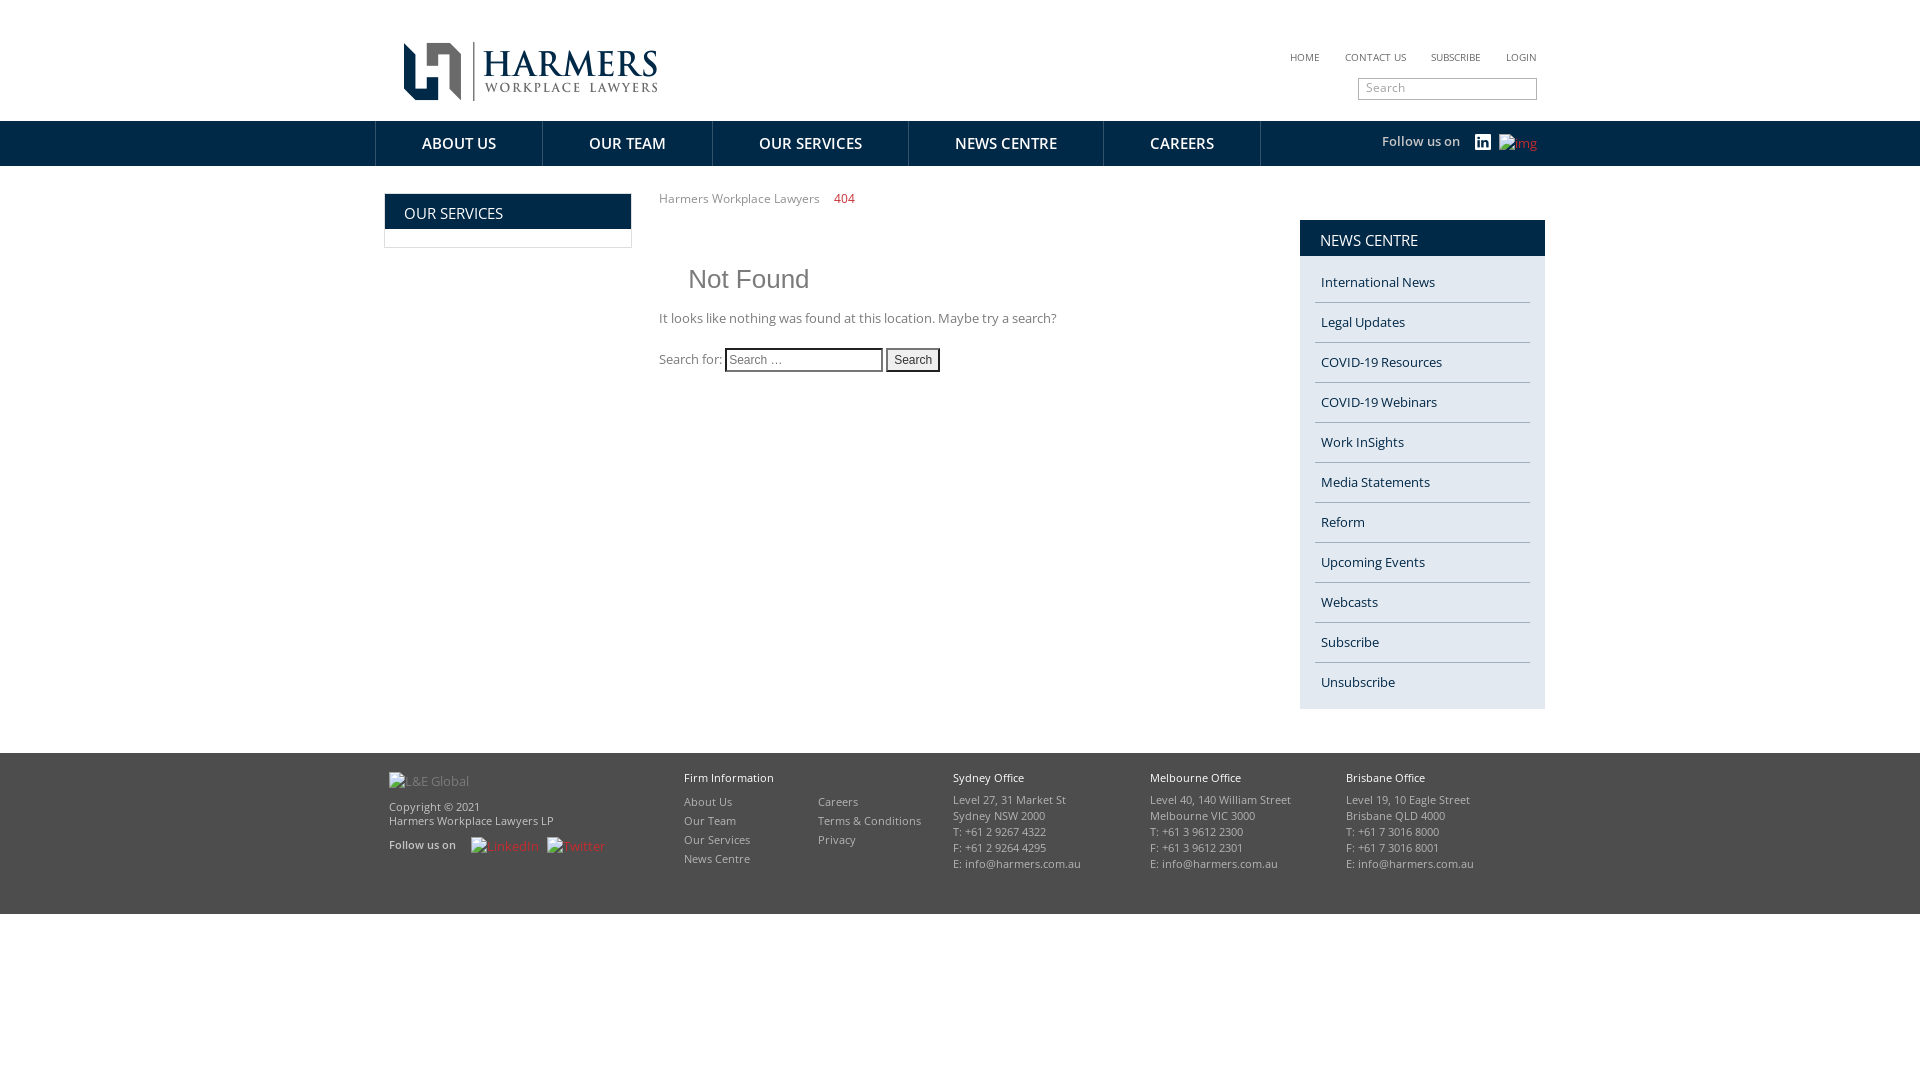 The height and width of the screenshot is (1080, 1920). Describe the element at coordinates (1022, 863) in the screenshot. I see `'info@harmers.com.au'` at that location.